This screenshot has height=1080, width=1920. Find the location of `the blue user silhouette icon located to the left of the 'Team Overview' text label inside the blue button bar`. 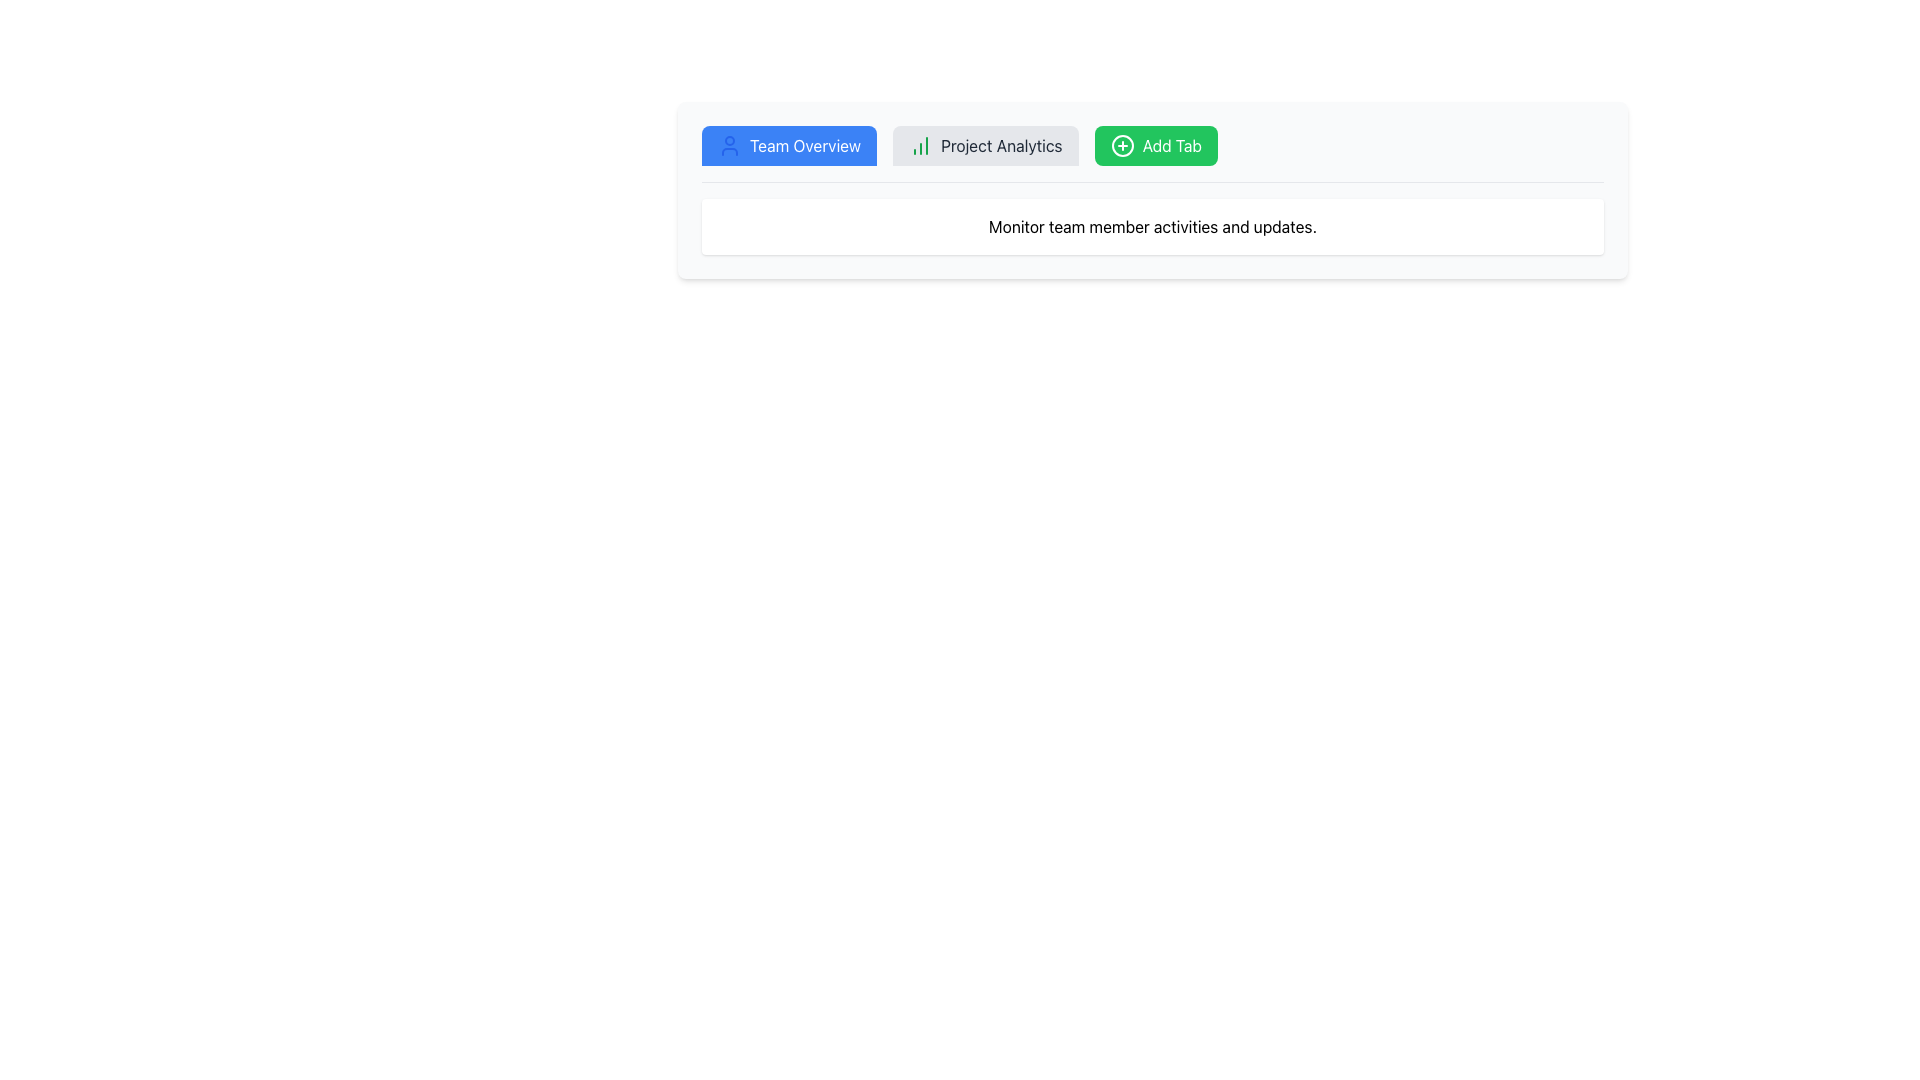

the blue user silhouette icon located to the left of the 'Team Overview' text label inside the blue button bar is located at coordinates (728, 145).